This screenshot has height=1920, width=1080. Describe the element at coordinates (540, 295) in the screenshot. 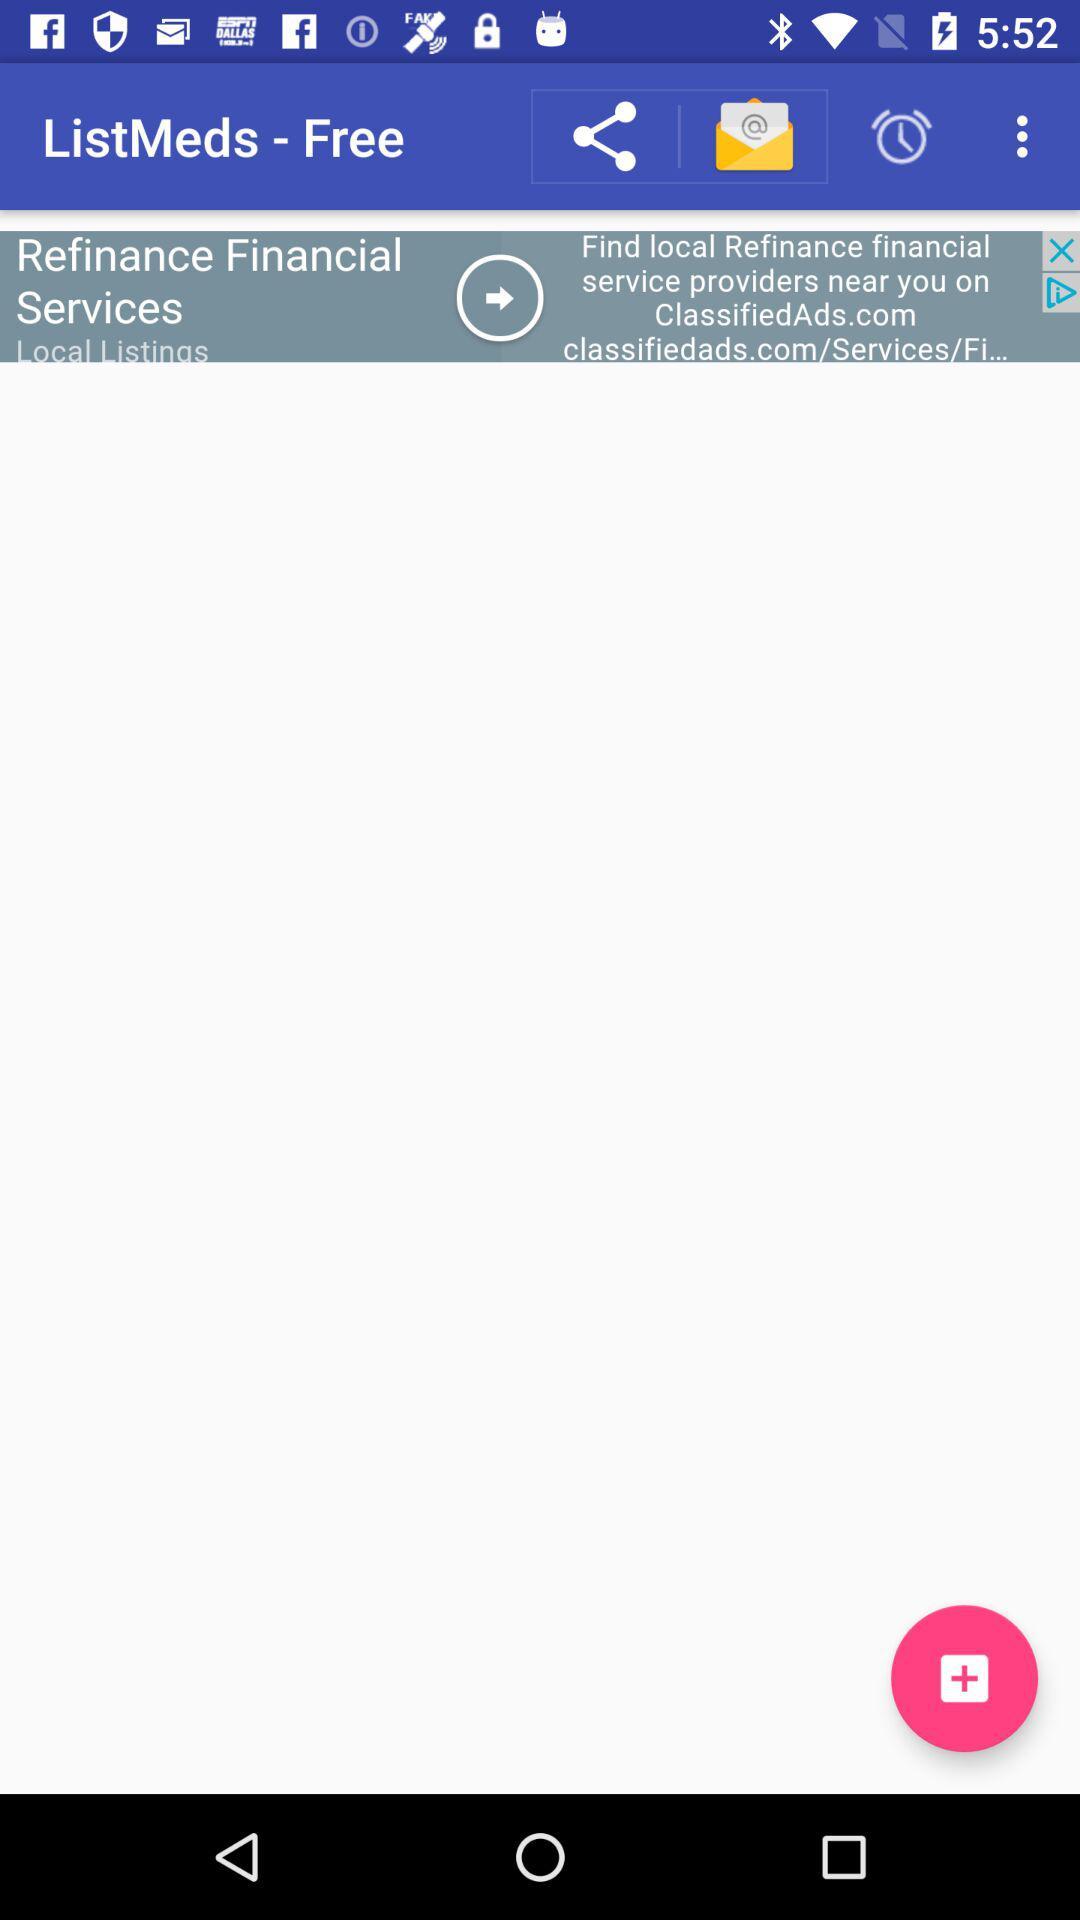

I see `for add` at that location.